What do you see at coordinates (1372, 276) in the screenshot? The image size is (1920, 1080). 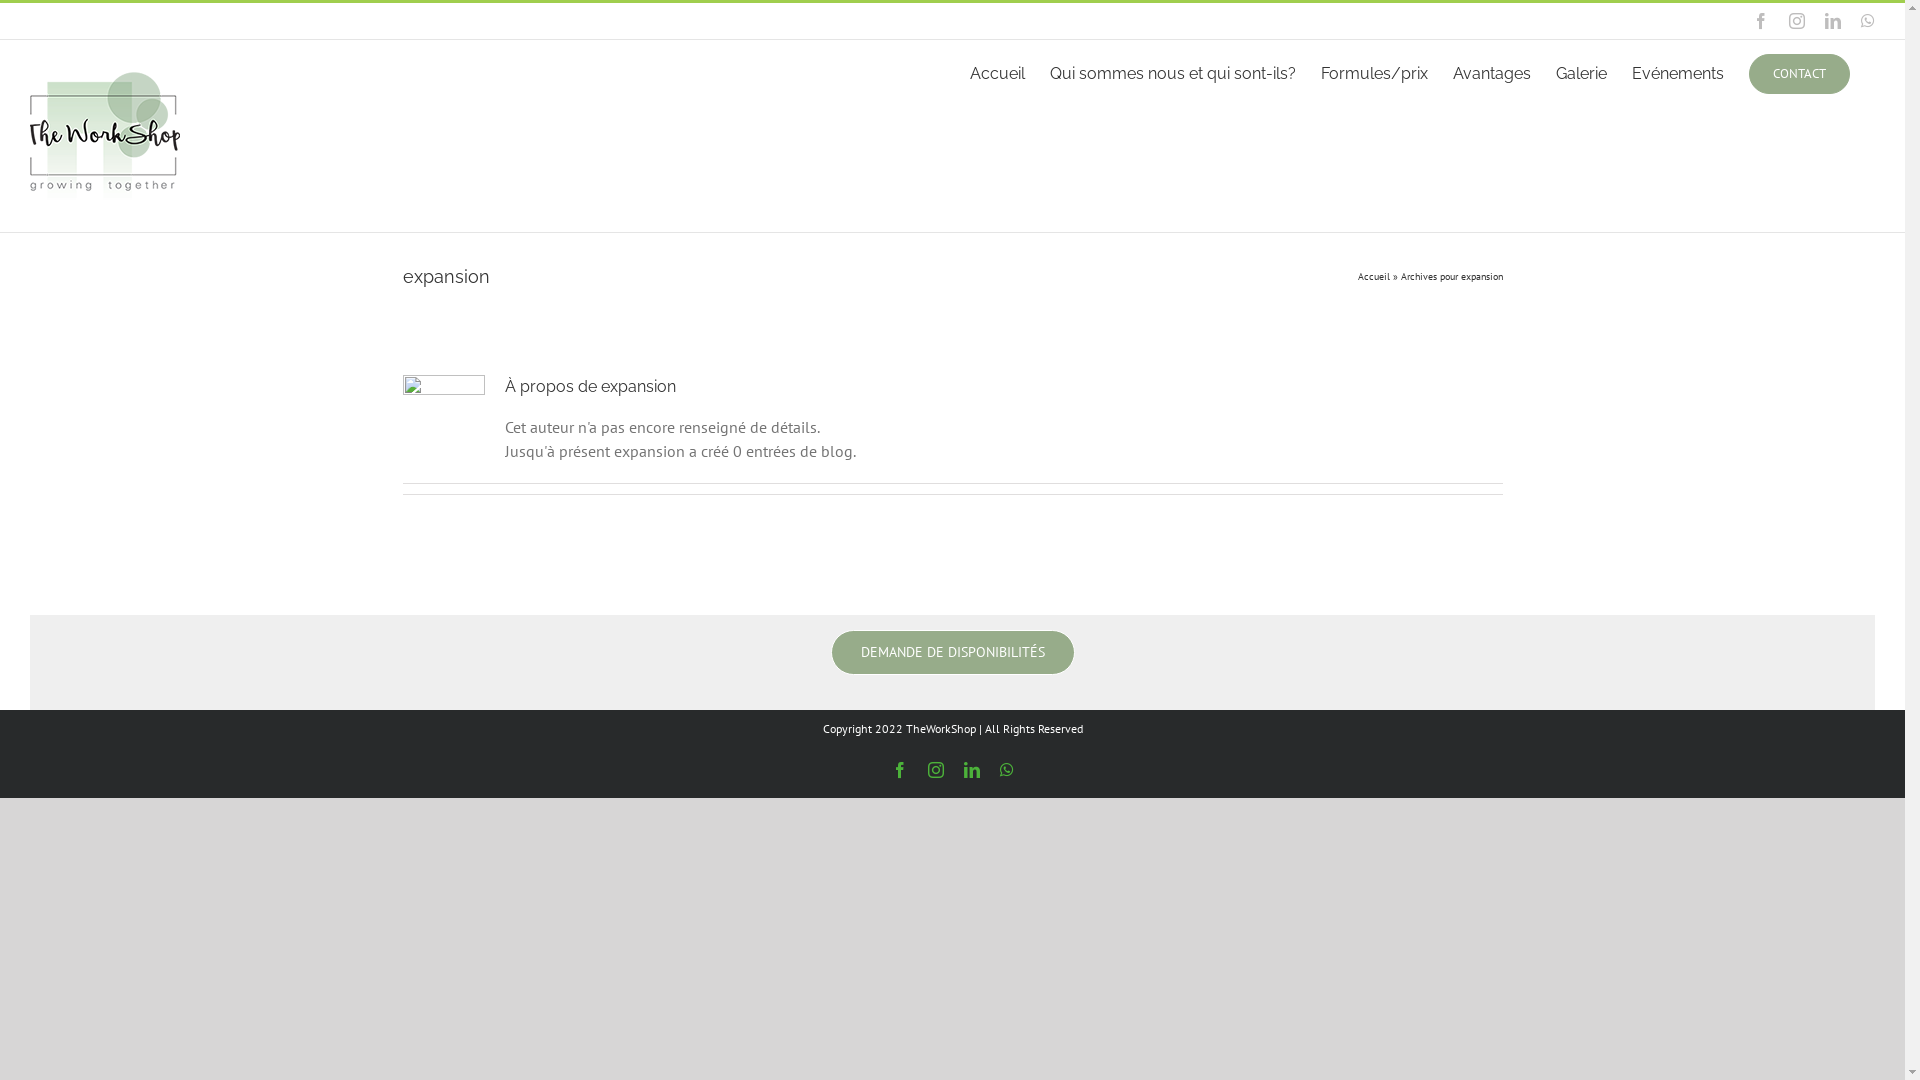 I see `'Accueil'` at bounding box center [1372, 276].